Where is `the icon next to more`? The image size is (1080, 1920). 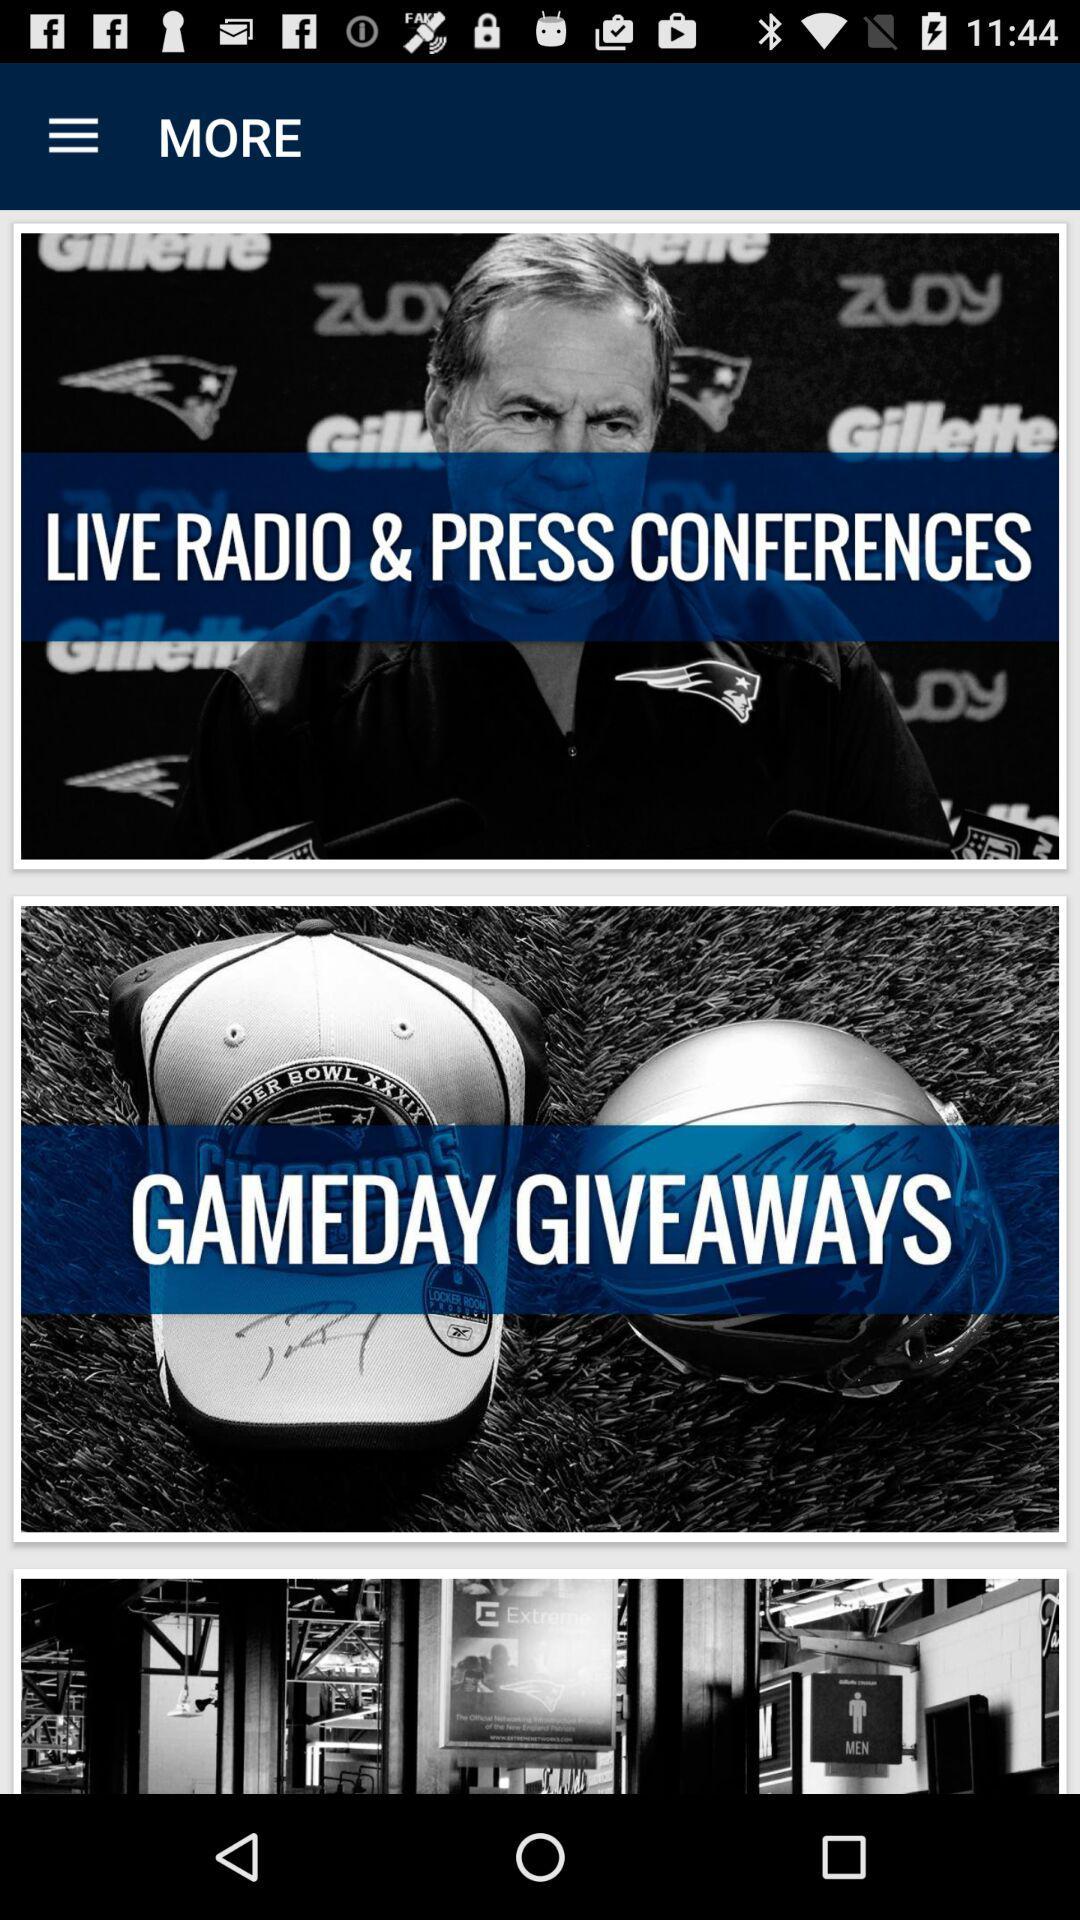 the icon next to more is located at coordinates (72, 135).